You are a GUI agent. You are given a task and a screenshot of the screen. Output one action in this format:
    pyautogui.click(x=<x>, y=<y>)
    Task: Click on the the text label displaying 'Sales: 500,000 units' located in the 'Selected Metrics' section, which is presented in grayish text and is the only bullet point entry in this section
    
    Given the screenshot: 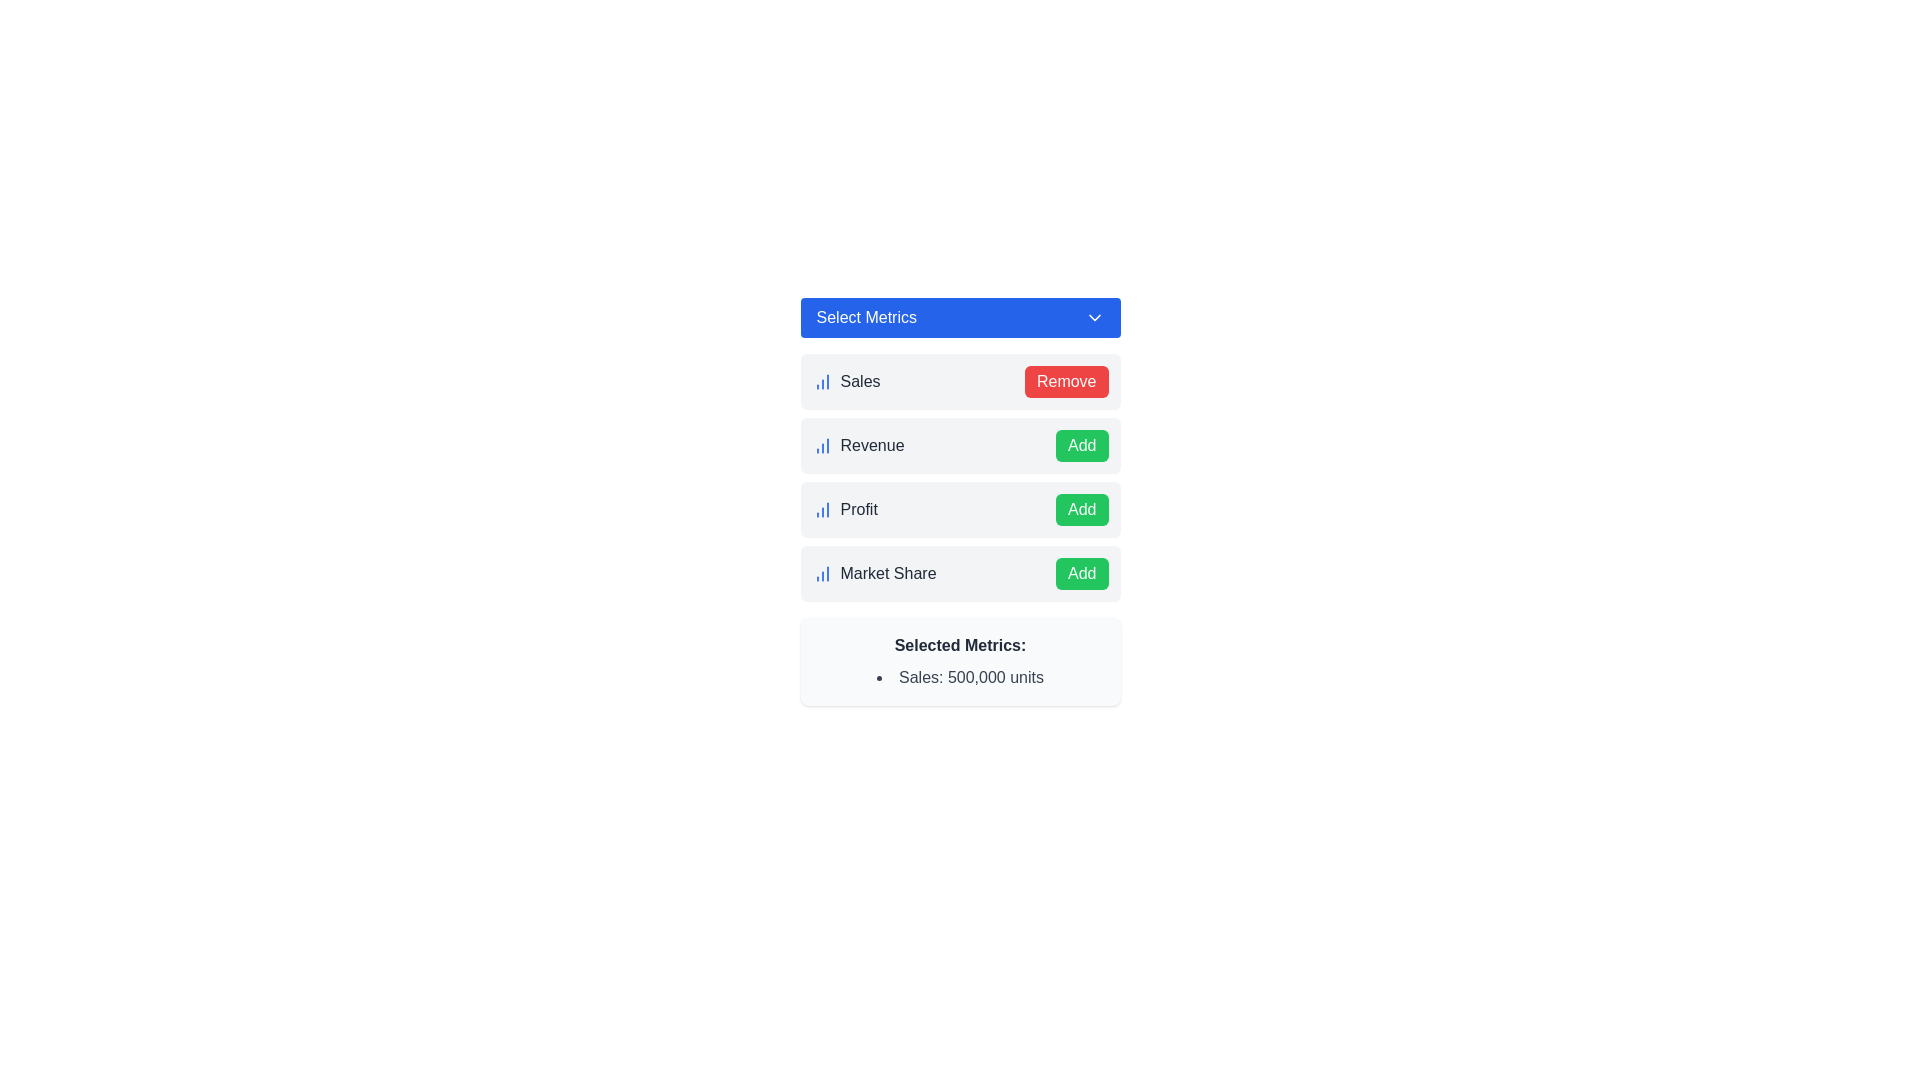 What is the action you would take?
    pyautogui.click(x=960, y=677)
    